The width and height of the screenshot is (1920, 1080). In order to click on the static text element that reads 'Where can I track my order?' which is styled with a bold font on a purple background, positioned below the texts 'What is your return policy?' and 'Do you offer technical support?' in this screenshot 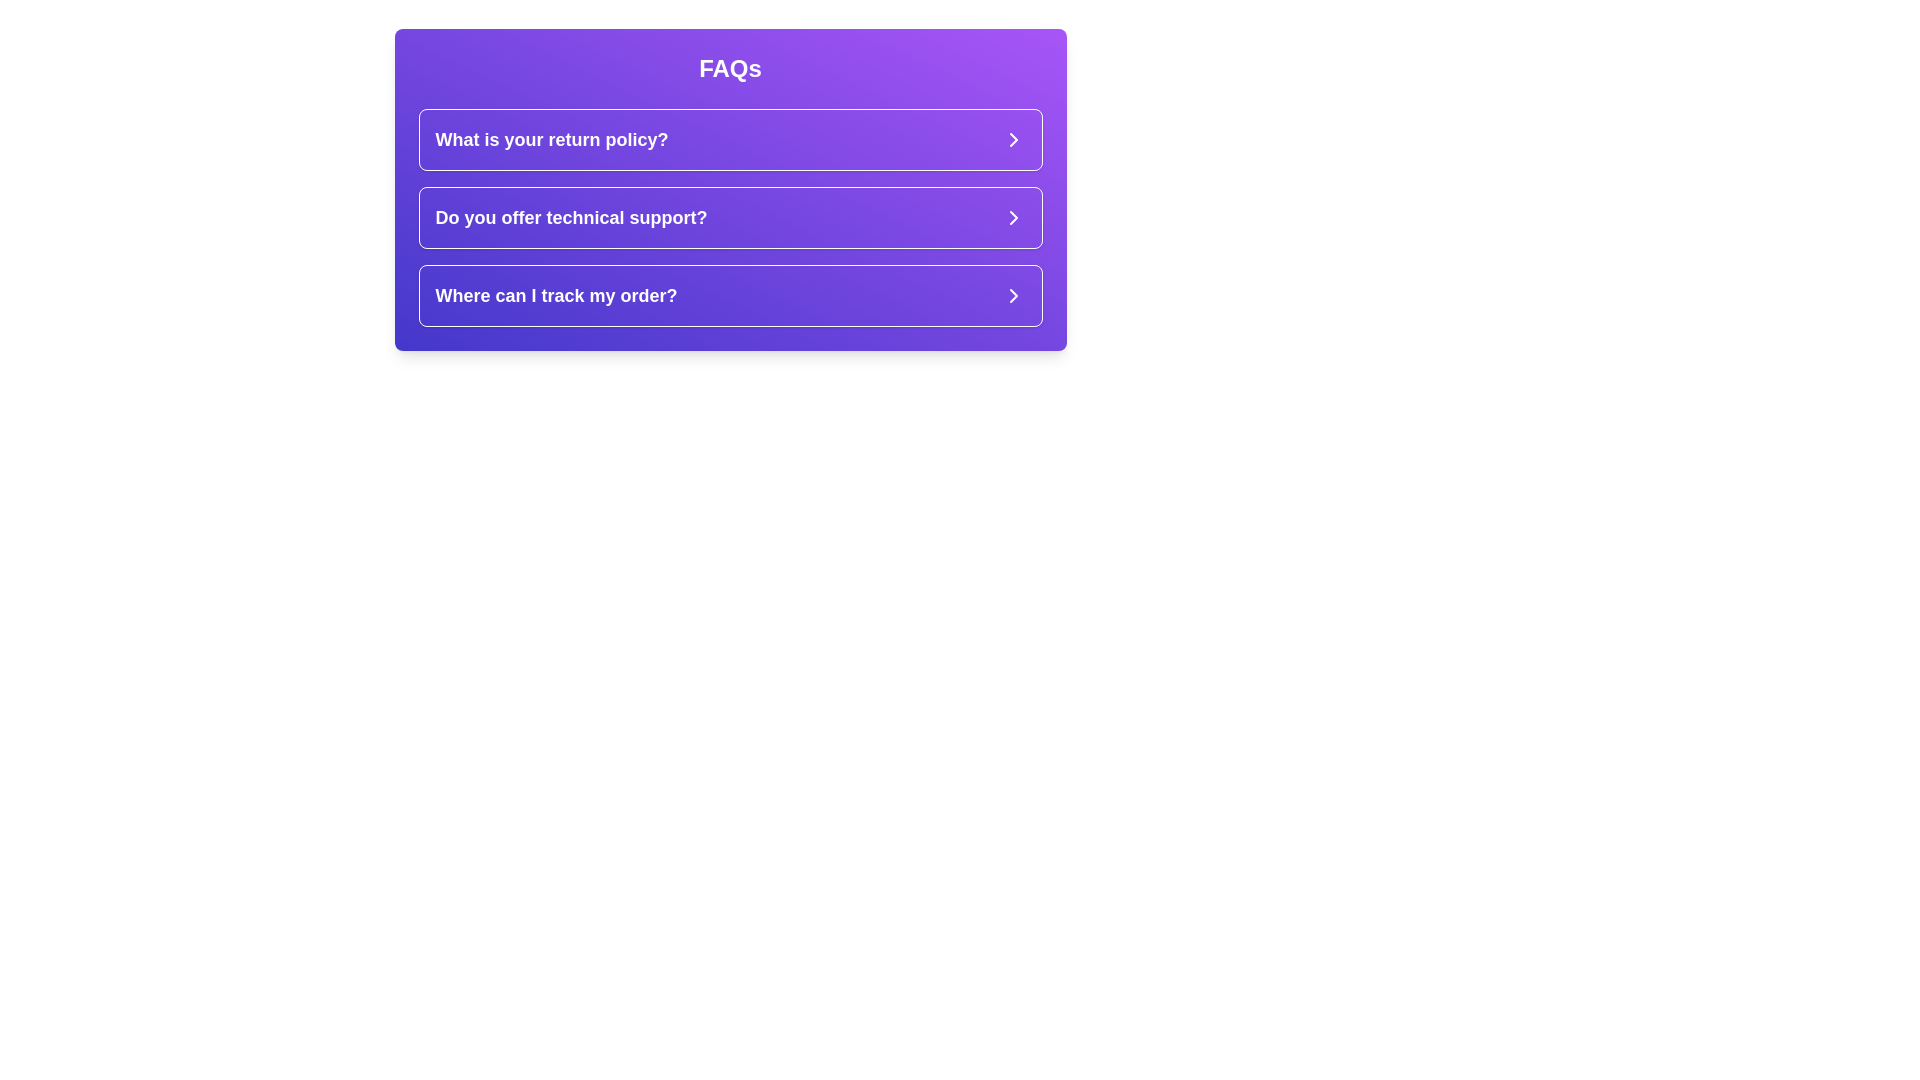, I will do `click(556, 296)`.